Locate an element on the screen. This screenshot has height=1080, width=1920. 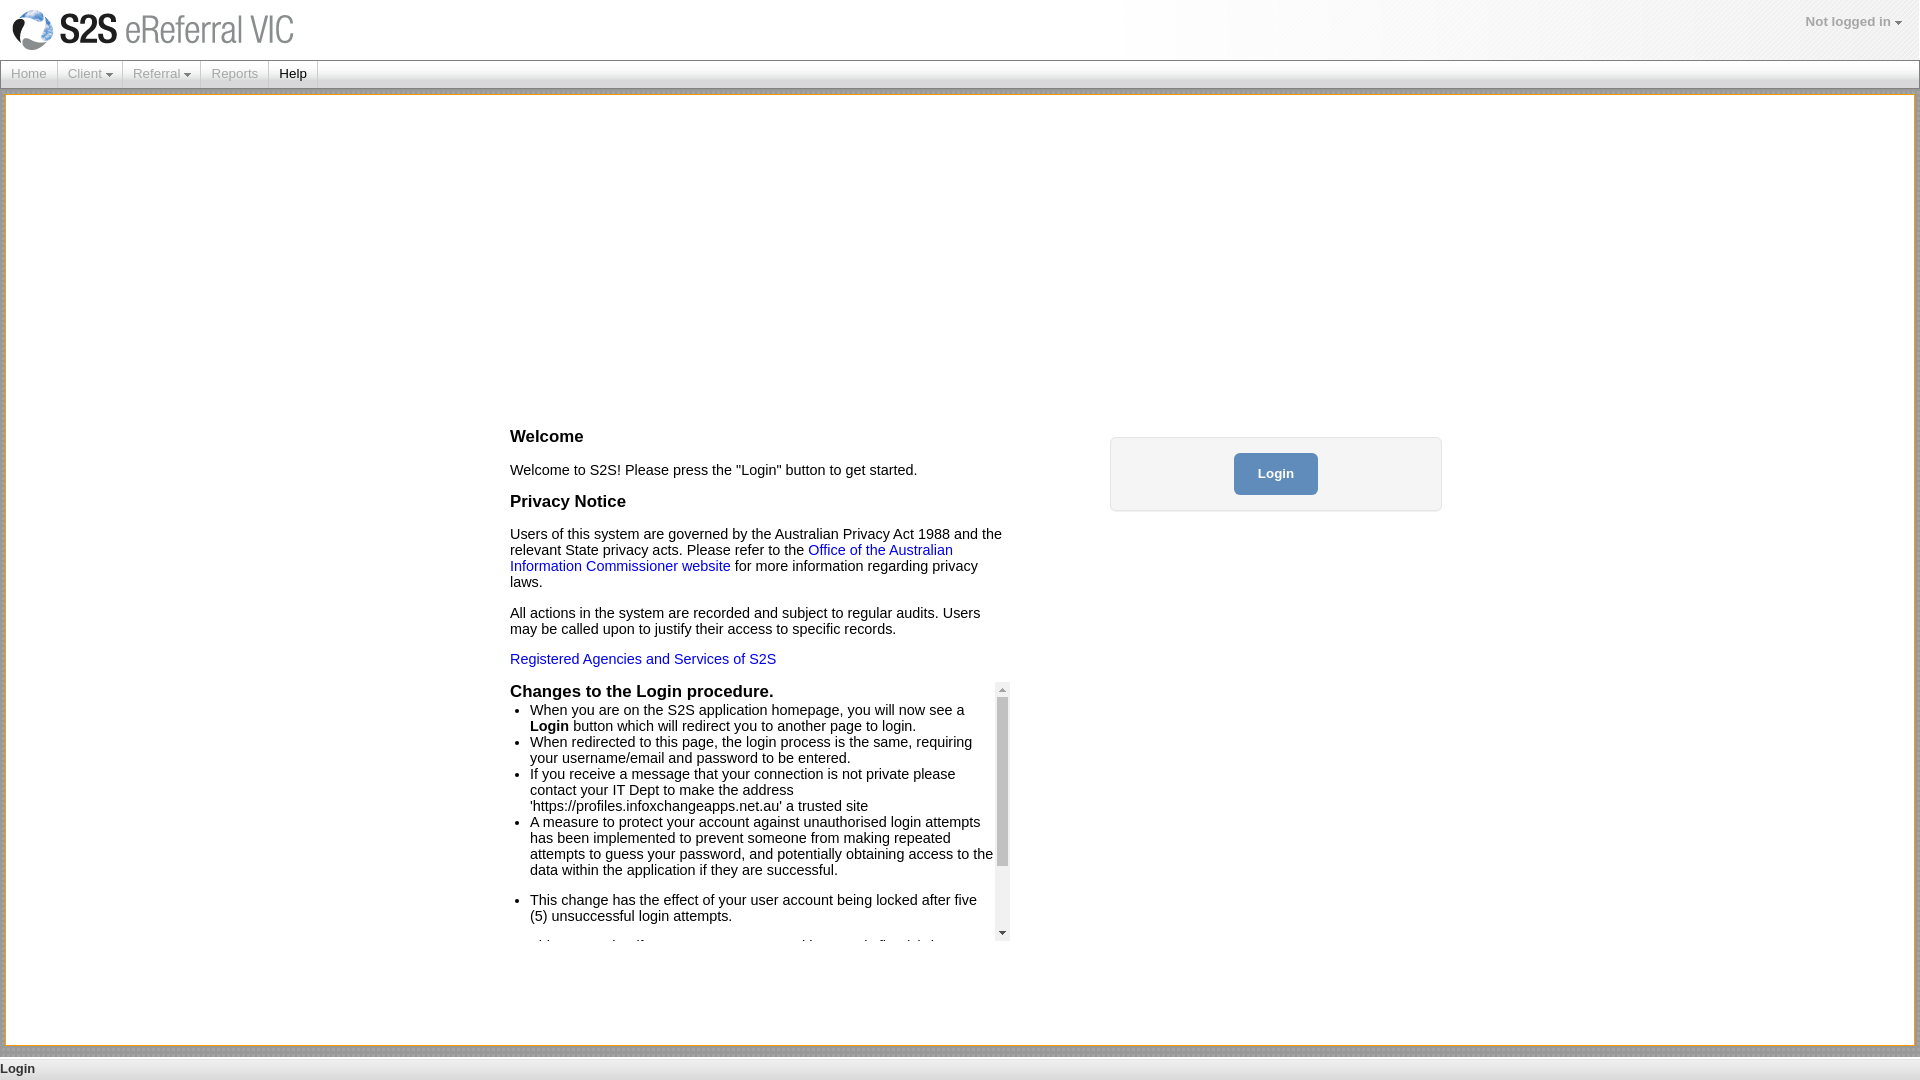
'Login' is located at coordinates (1275, 474).